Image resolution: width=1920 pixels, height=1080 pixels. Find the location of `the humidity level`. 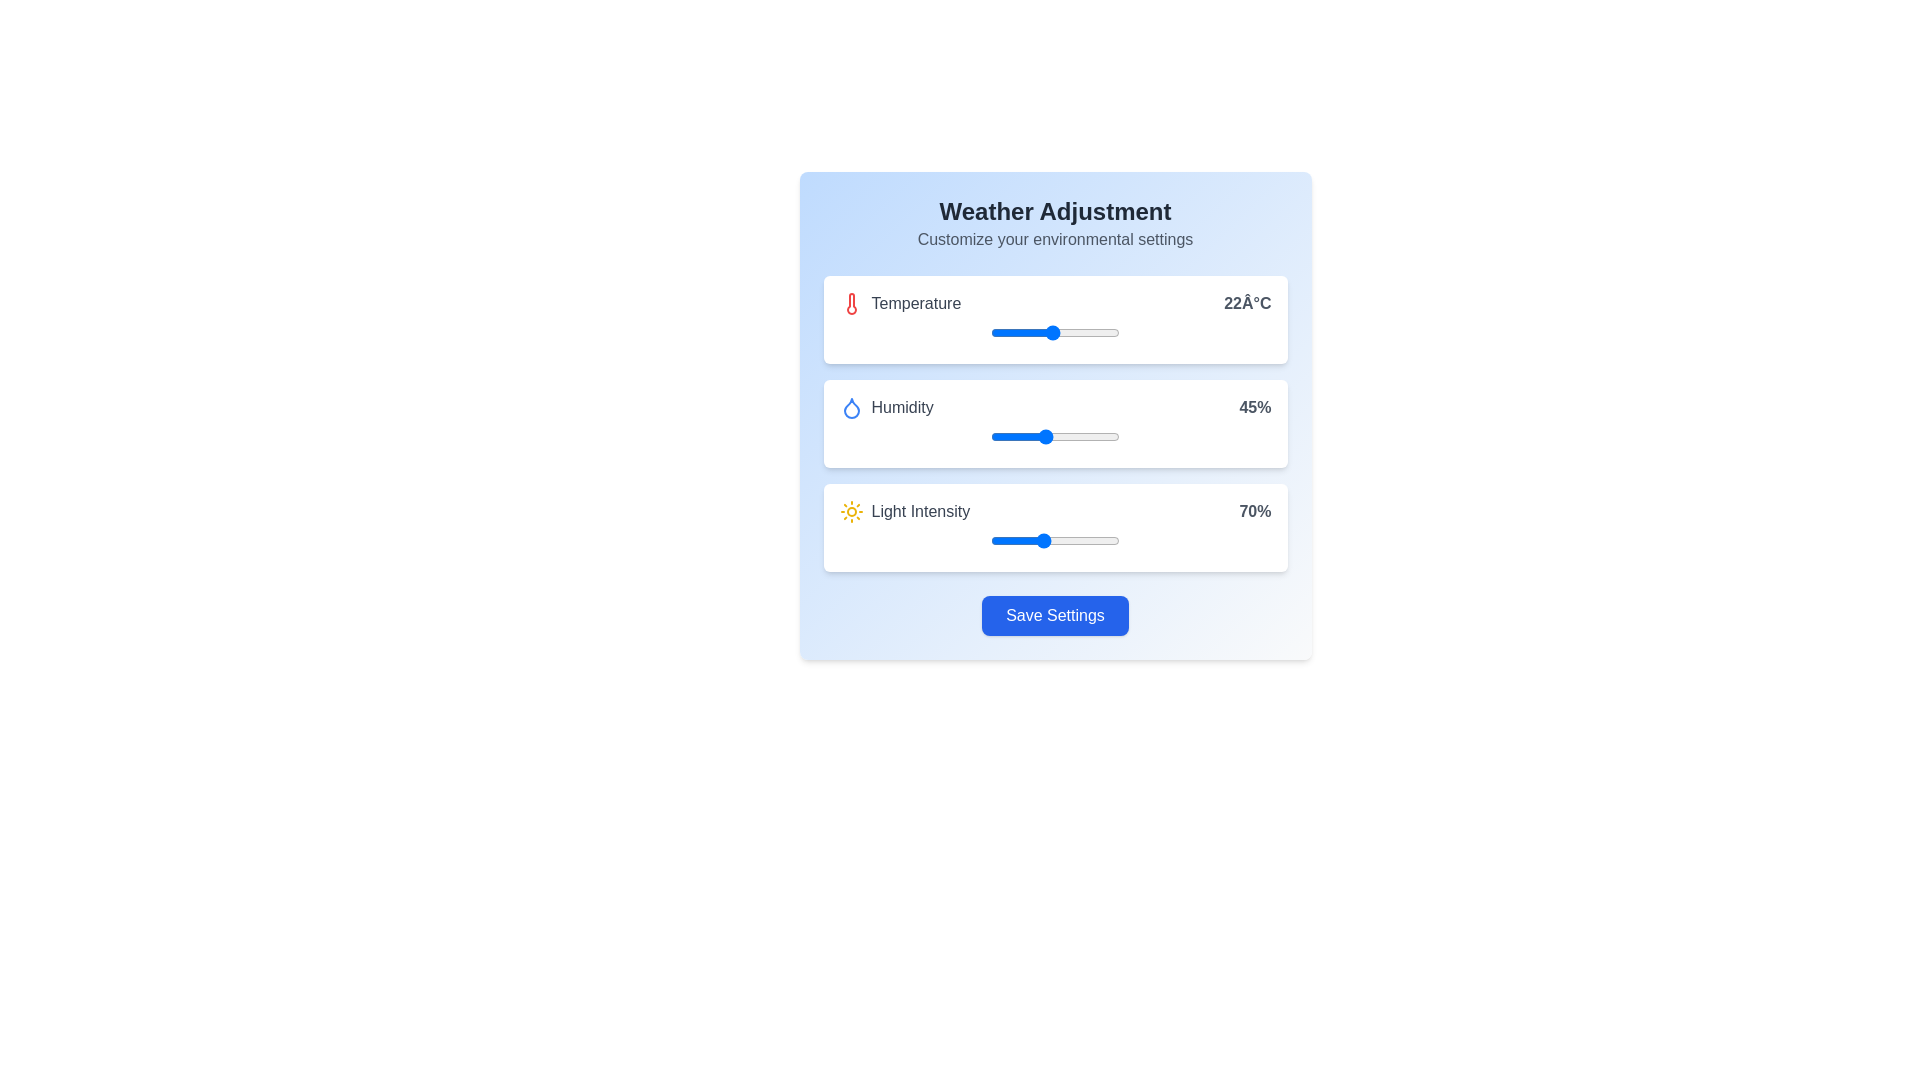

the humidity level is located at coordinates (1025, 435).